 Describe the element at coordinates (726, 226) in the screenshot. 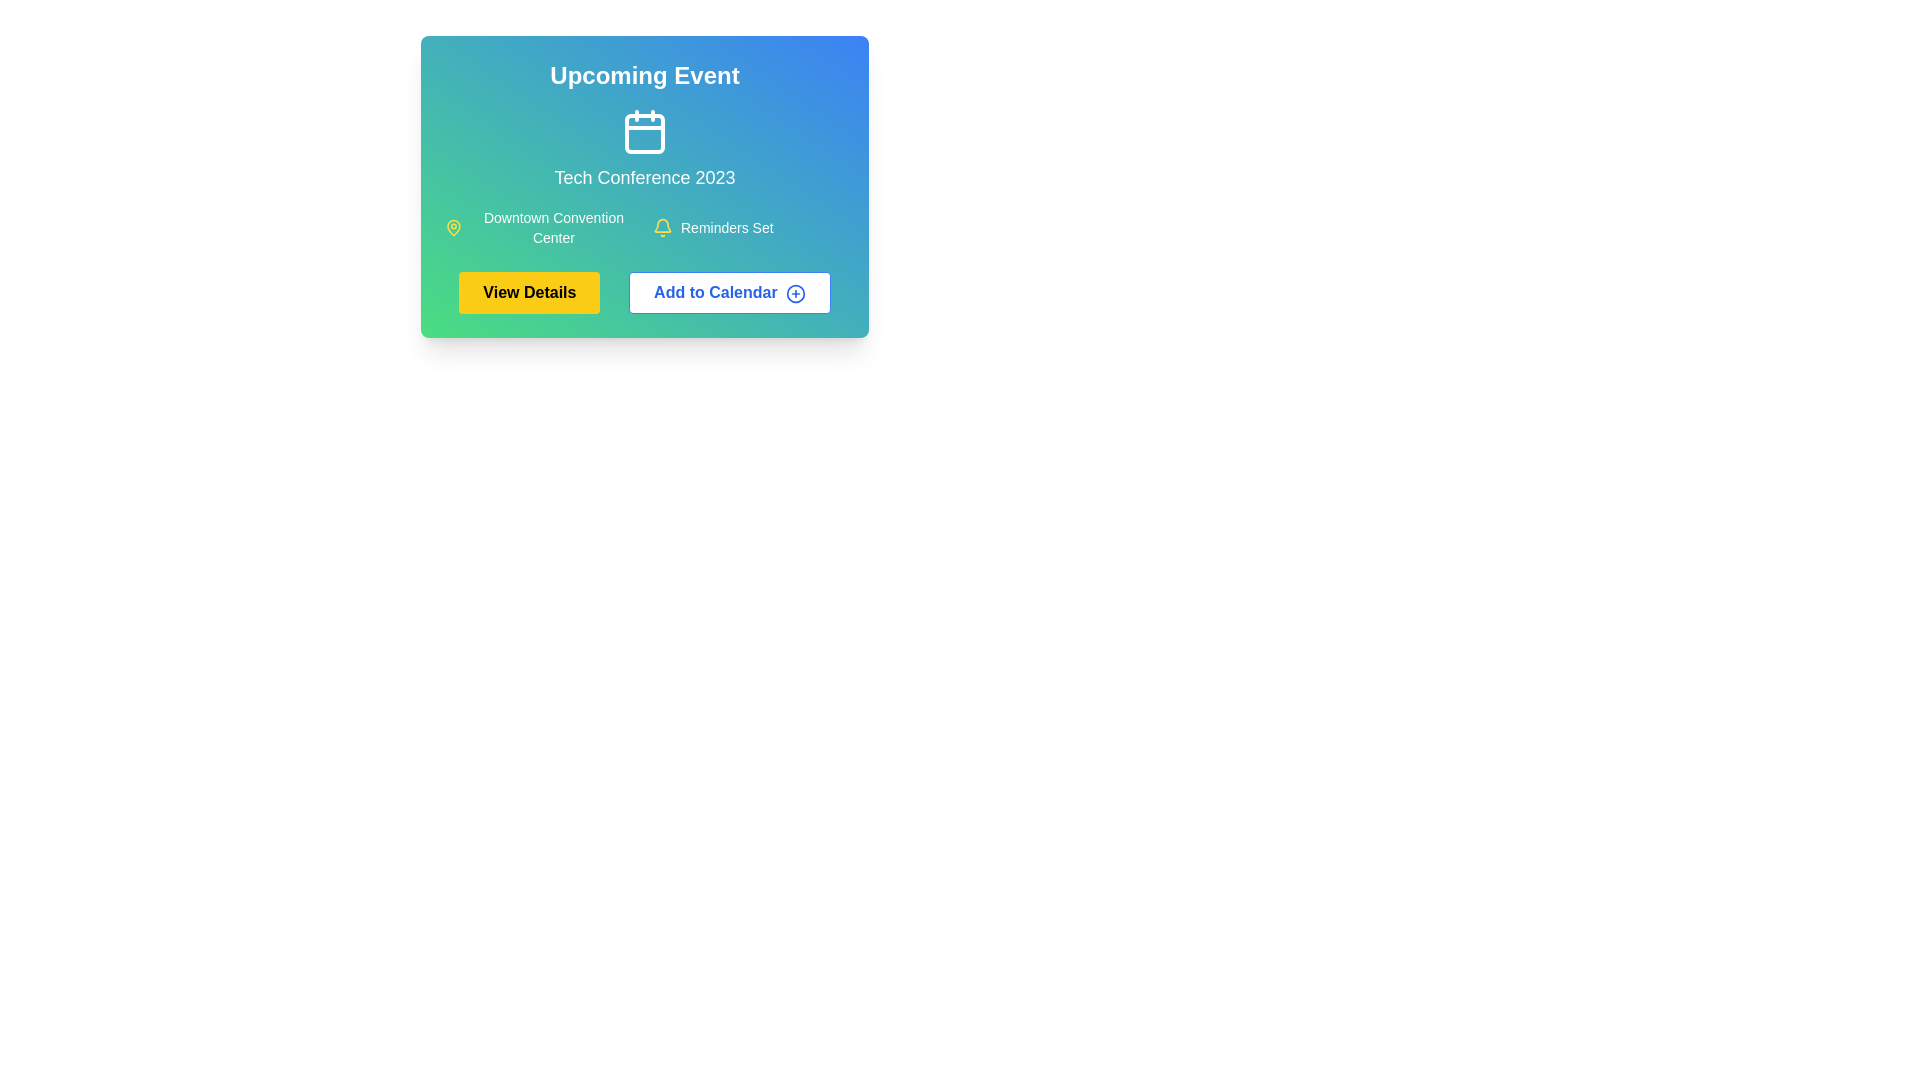

I see `the 'Reminders Set' text label, which indicates the status of reminders and is positioned to the right of a yellow bell icon beneath 'Tech Conference 2023'` at that location.